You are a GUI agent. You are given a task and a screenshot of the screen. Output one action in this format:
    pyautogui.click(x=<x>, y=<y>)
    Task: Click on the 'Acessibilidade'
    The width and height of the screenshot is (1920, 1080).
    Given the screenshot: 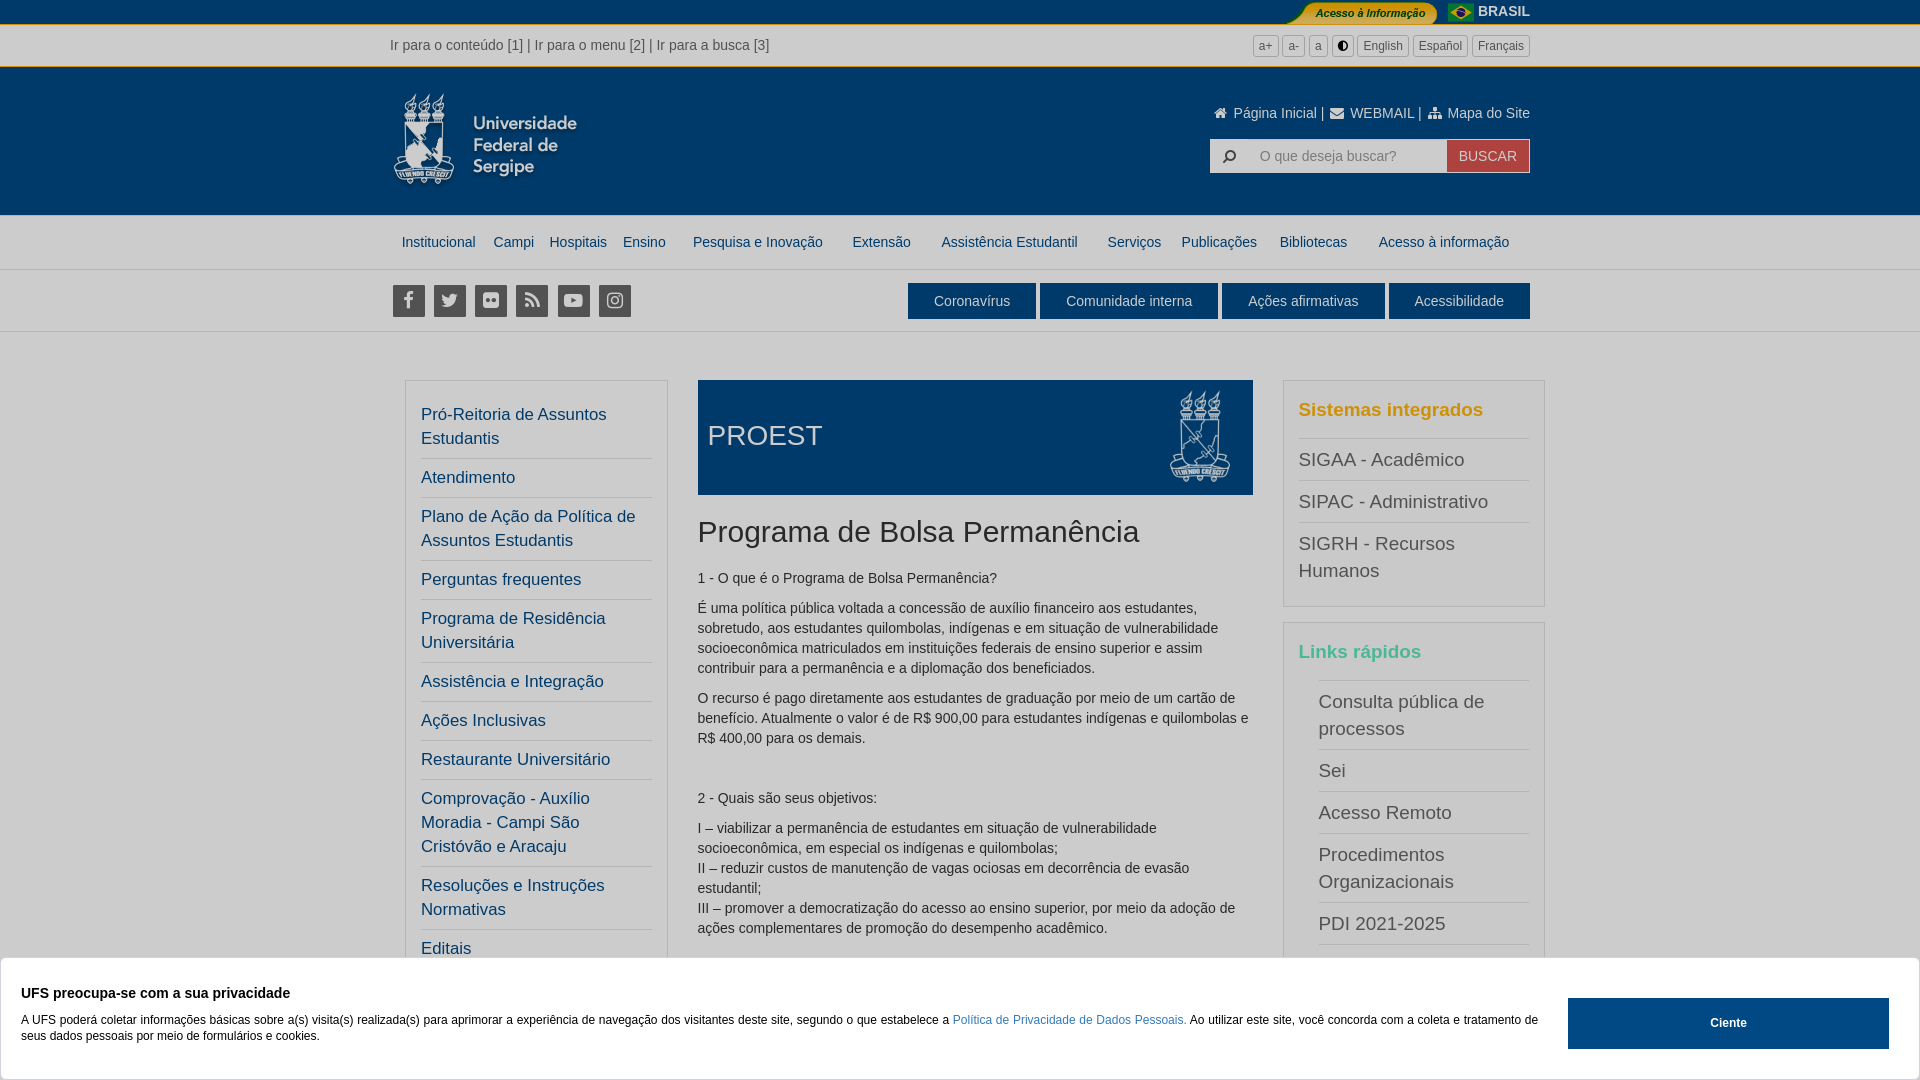 What is the action you would take?
    pyautogui.click(x=1459, y=300)
    